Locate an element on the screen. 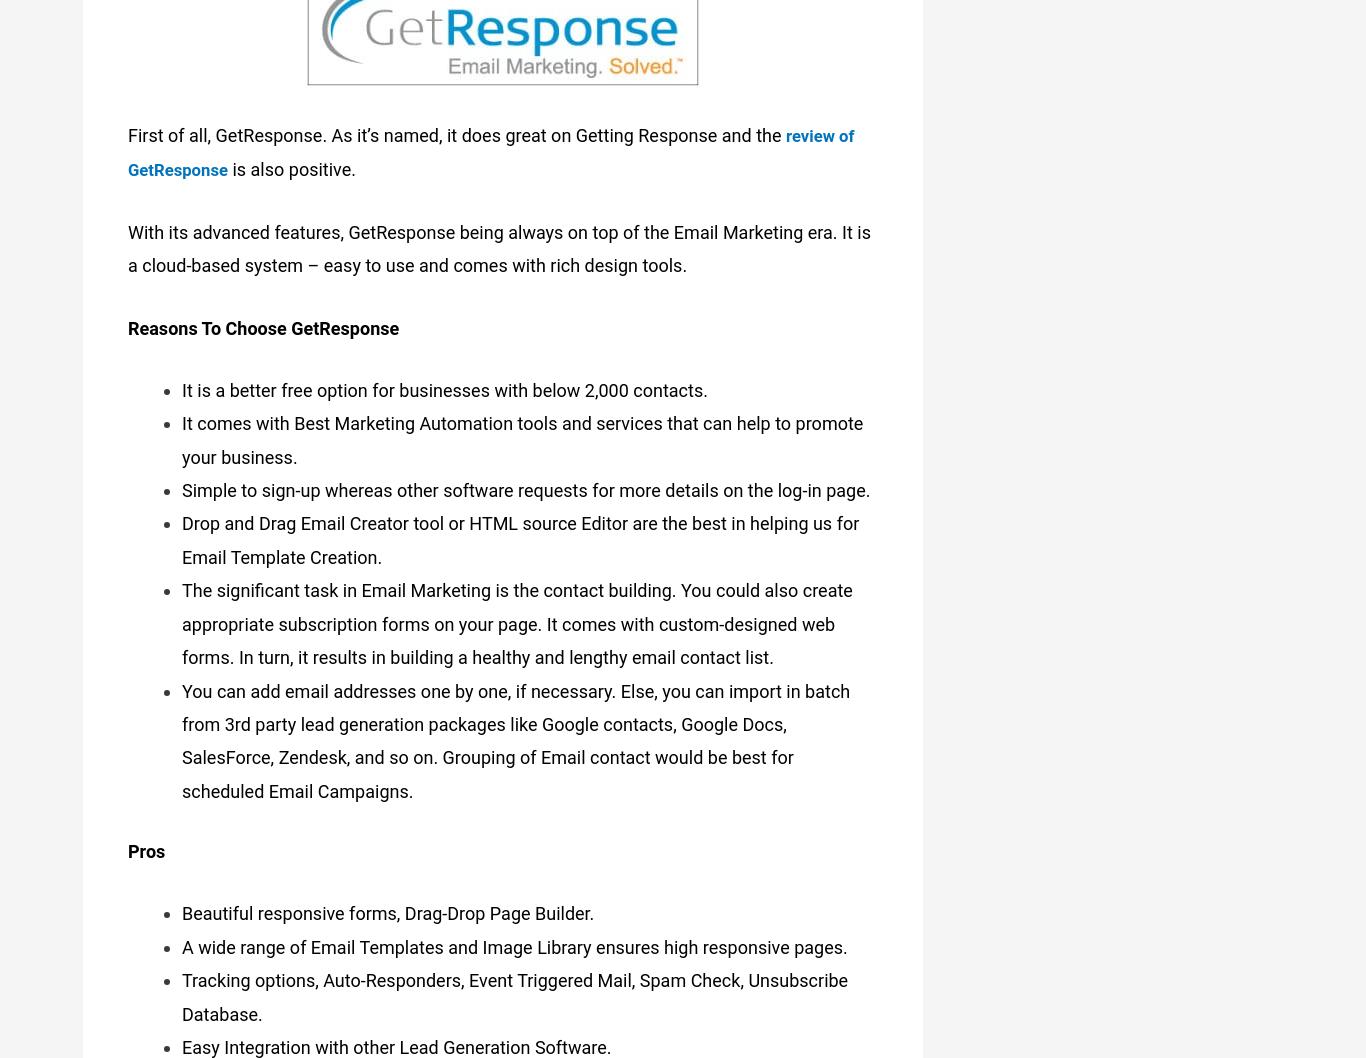 This screenshot has width=1366, height=1058. 'It comes with Best Marketing Automation tools and services that can help to promote your business.' is located at coordinates (180, 436).